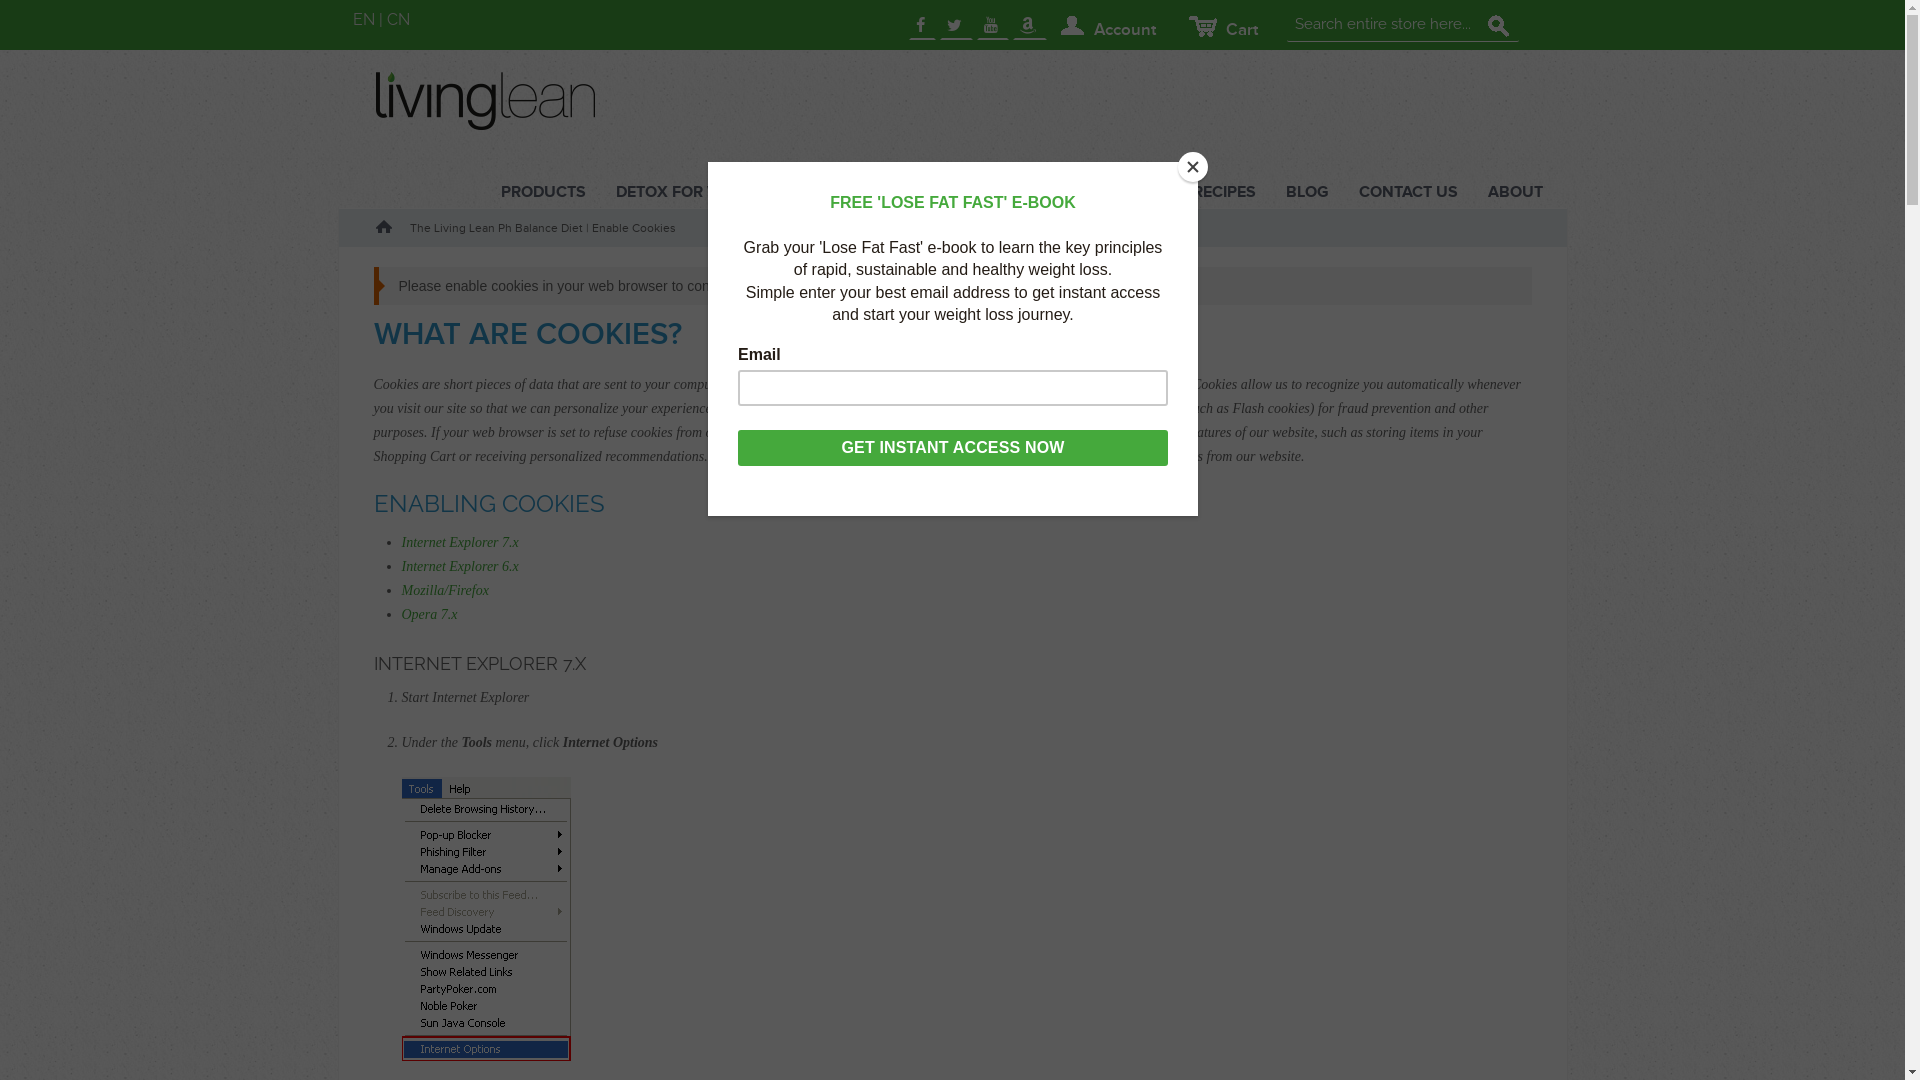  What do you see at coordinates (363, 19) in the screenshot?
I see `'EN'` at bounding box center [363, 19].